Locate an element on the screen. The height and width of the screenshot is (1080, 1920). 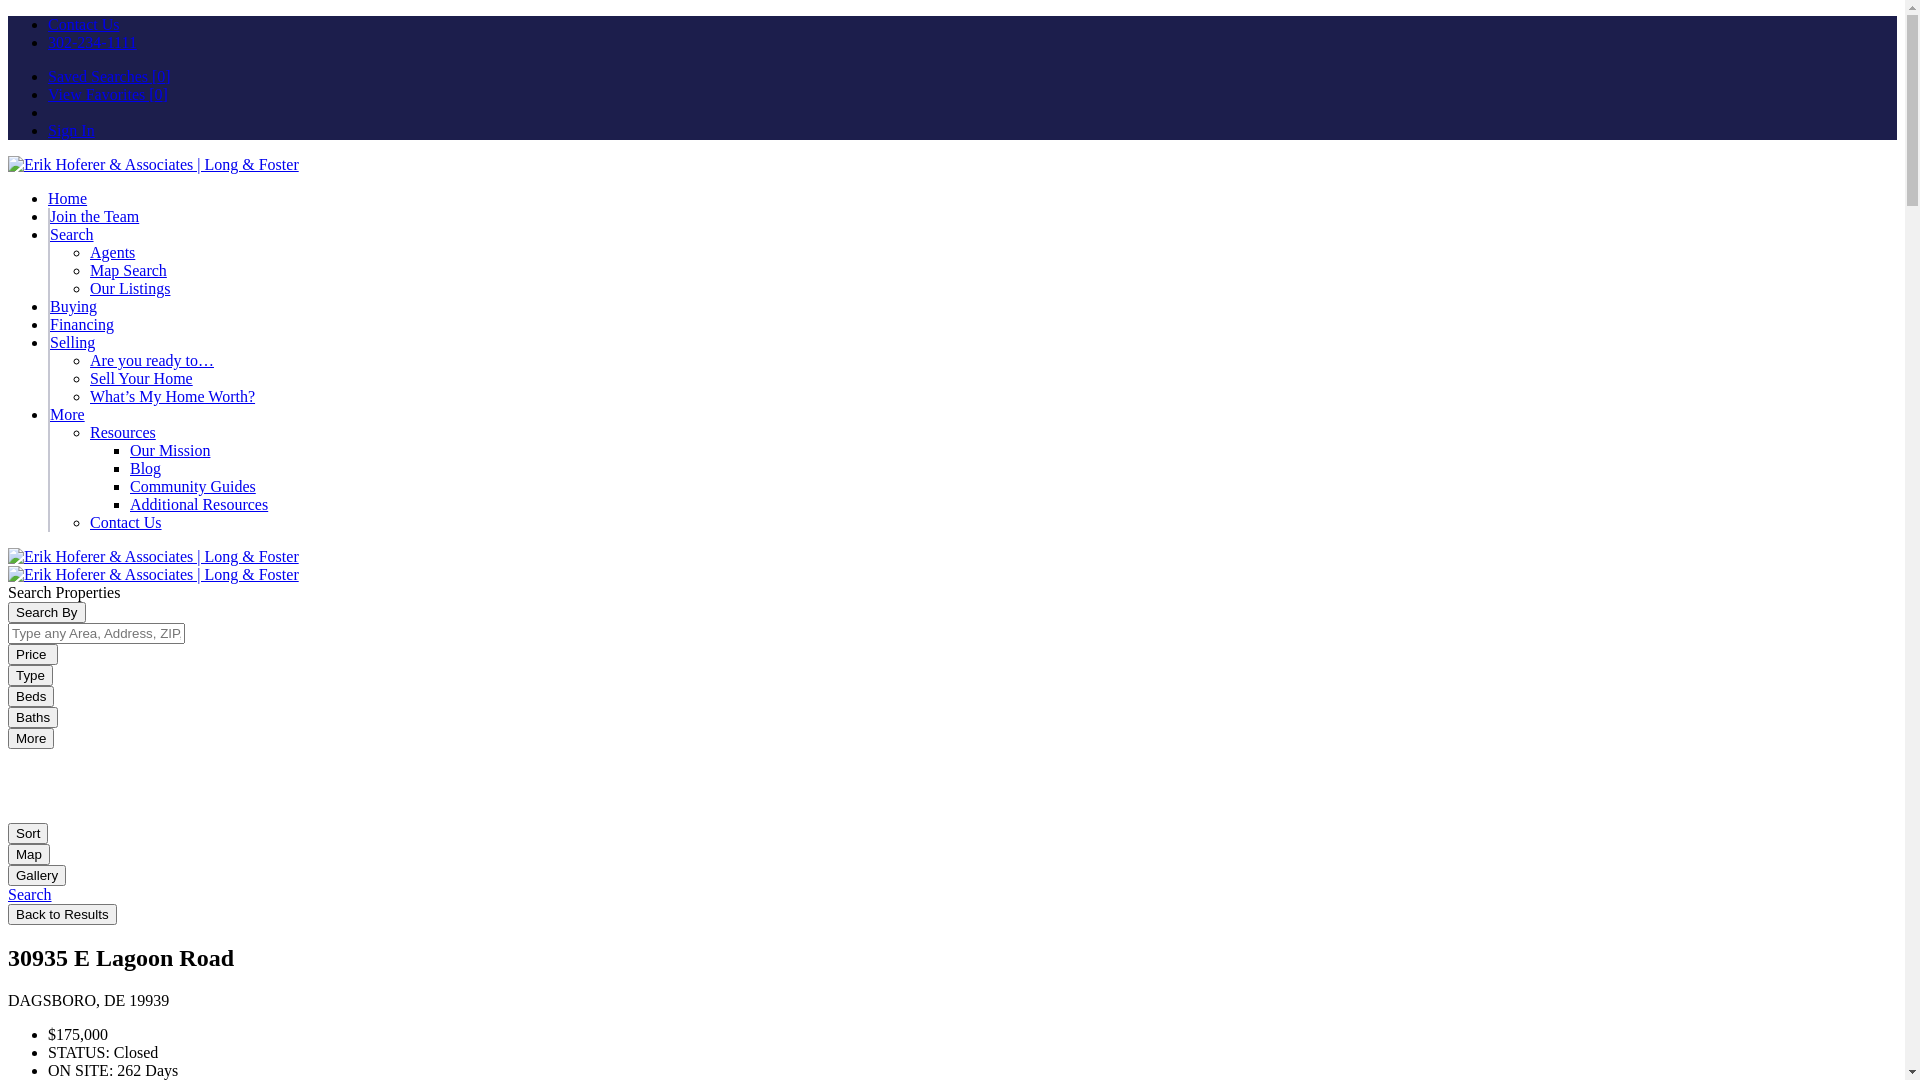
'302-234-1111' is located at coordinates (91, 42).